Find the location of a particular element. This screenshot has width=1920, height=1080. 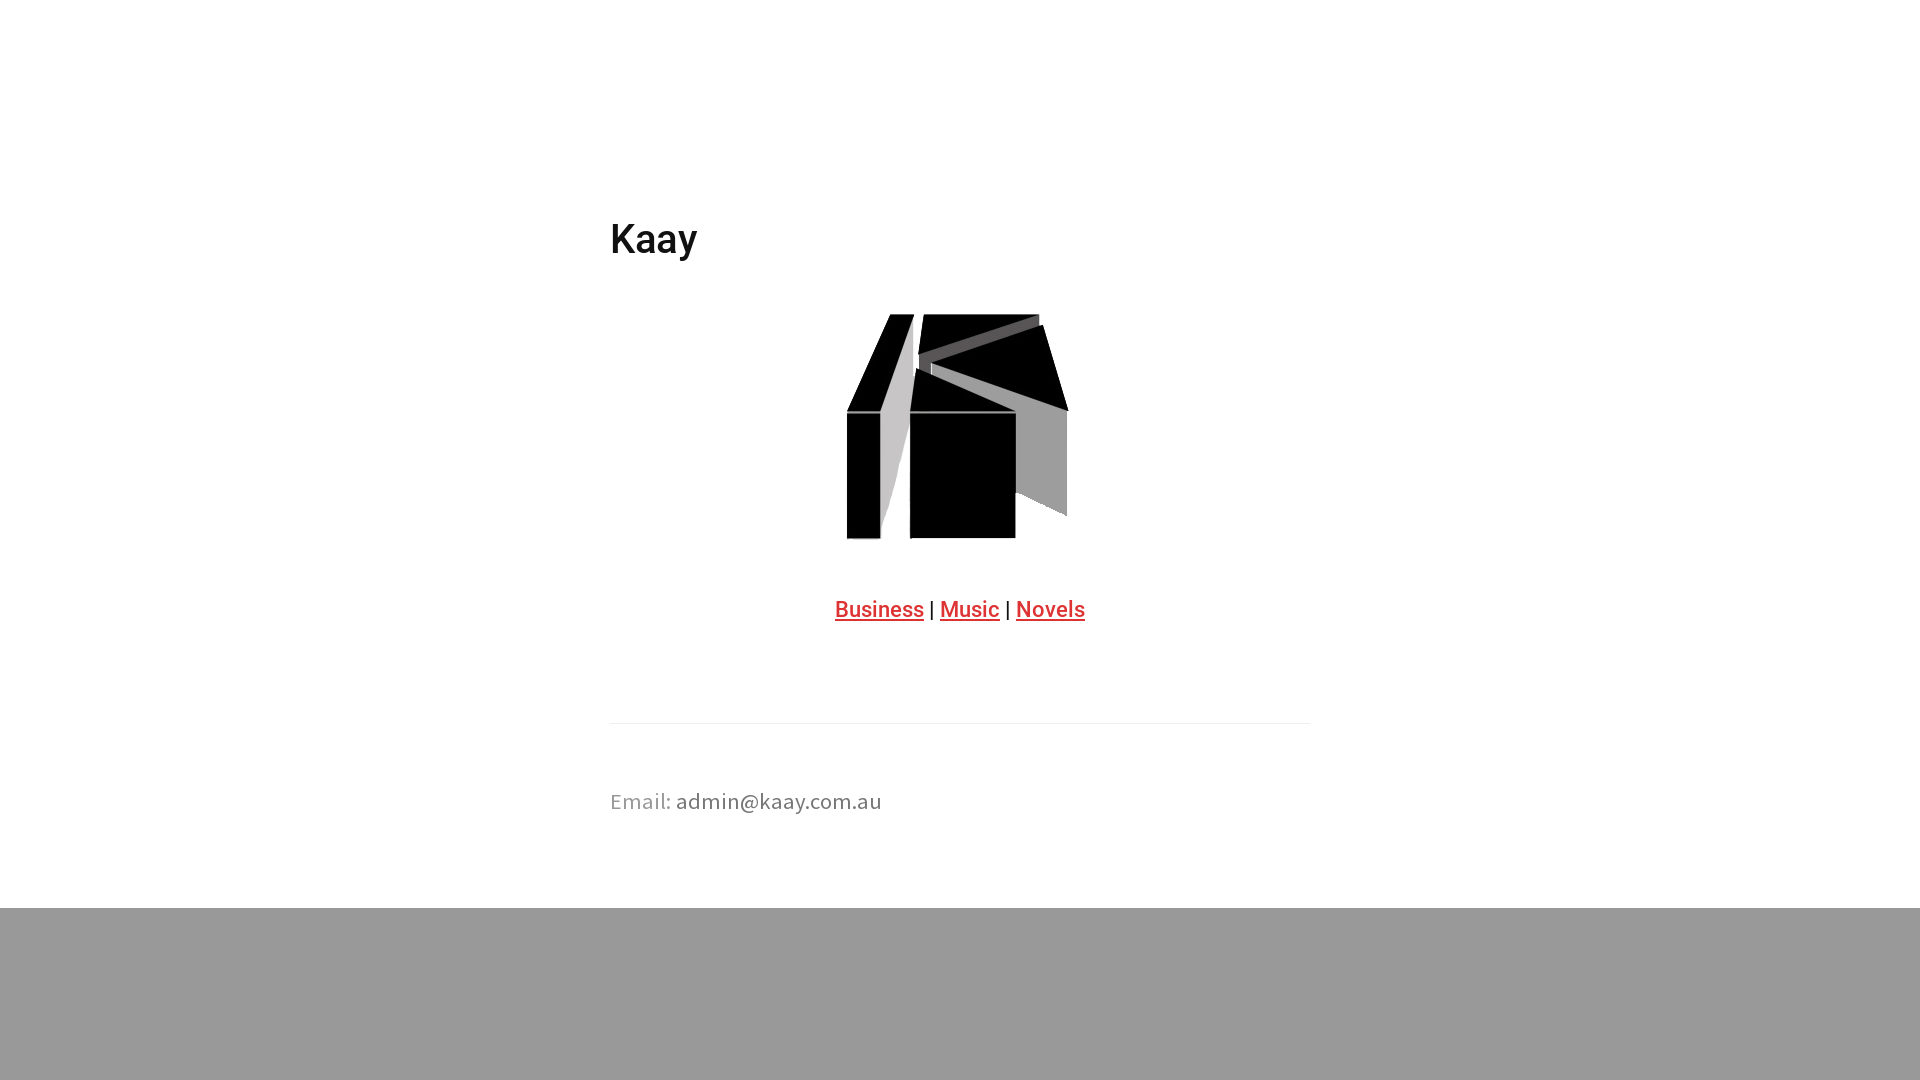

'admin@kaay.com.au' is located at coordinates (676, 800).